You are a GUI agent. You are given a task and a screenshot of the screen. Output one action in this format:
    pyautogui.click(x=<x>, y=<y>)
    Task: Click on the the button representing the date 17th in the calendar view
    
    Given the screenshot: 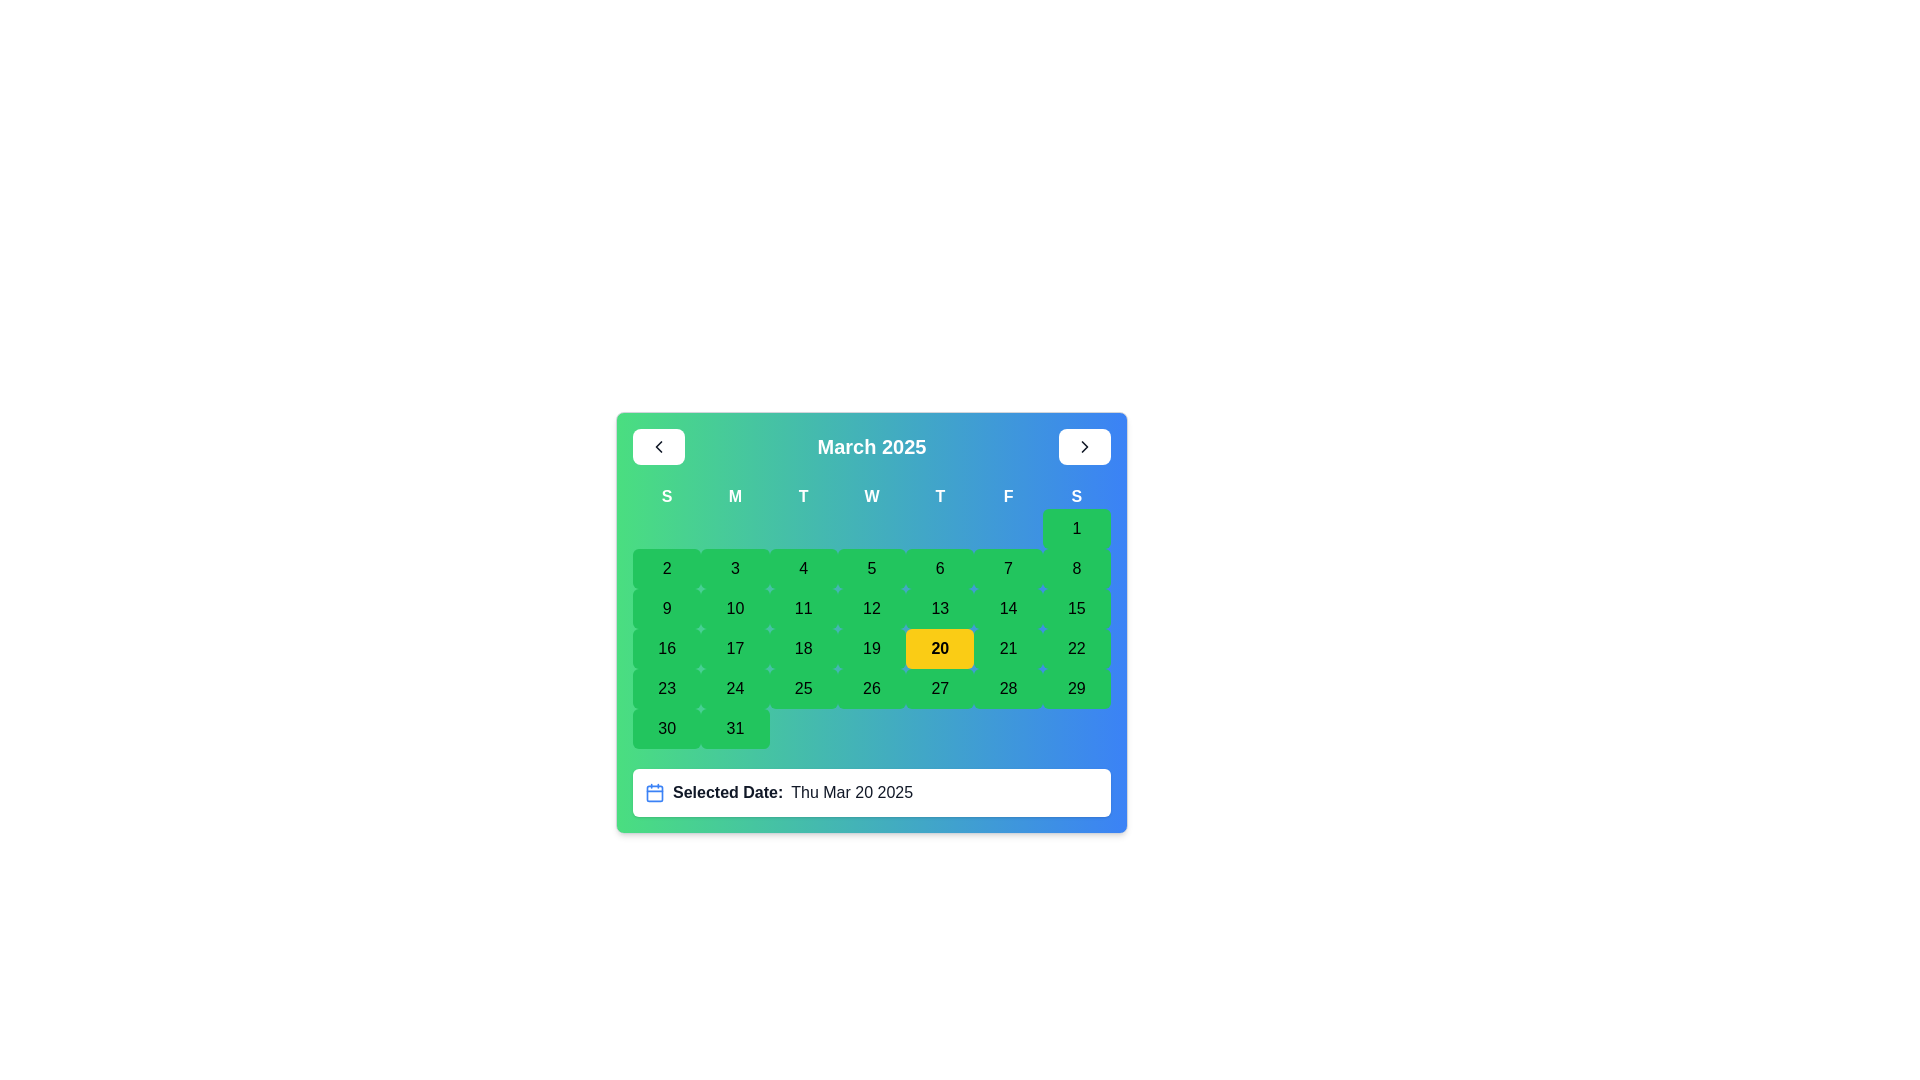 What is the action you would take?
    pyautogui.click(x=733, y=648)
    